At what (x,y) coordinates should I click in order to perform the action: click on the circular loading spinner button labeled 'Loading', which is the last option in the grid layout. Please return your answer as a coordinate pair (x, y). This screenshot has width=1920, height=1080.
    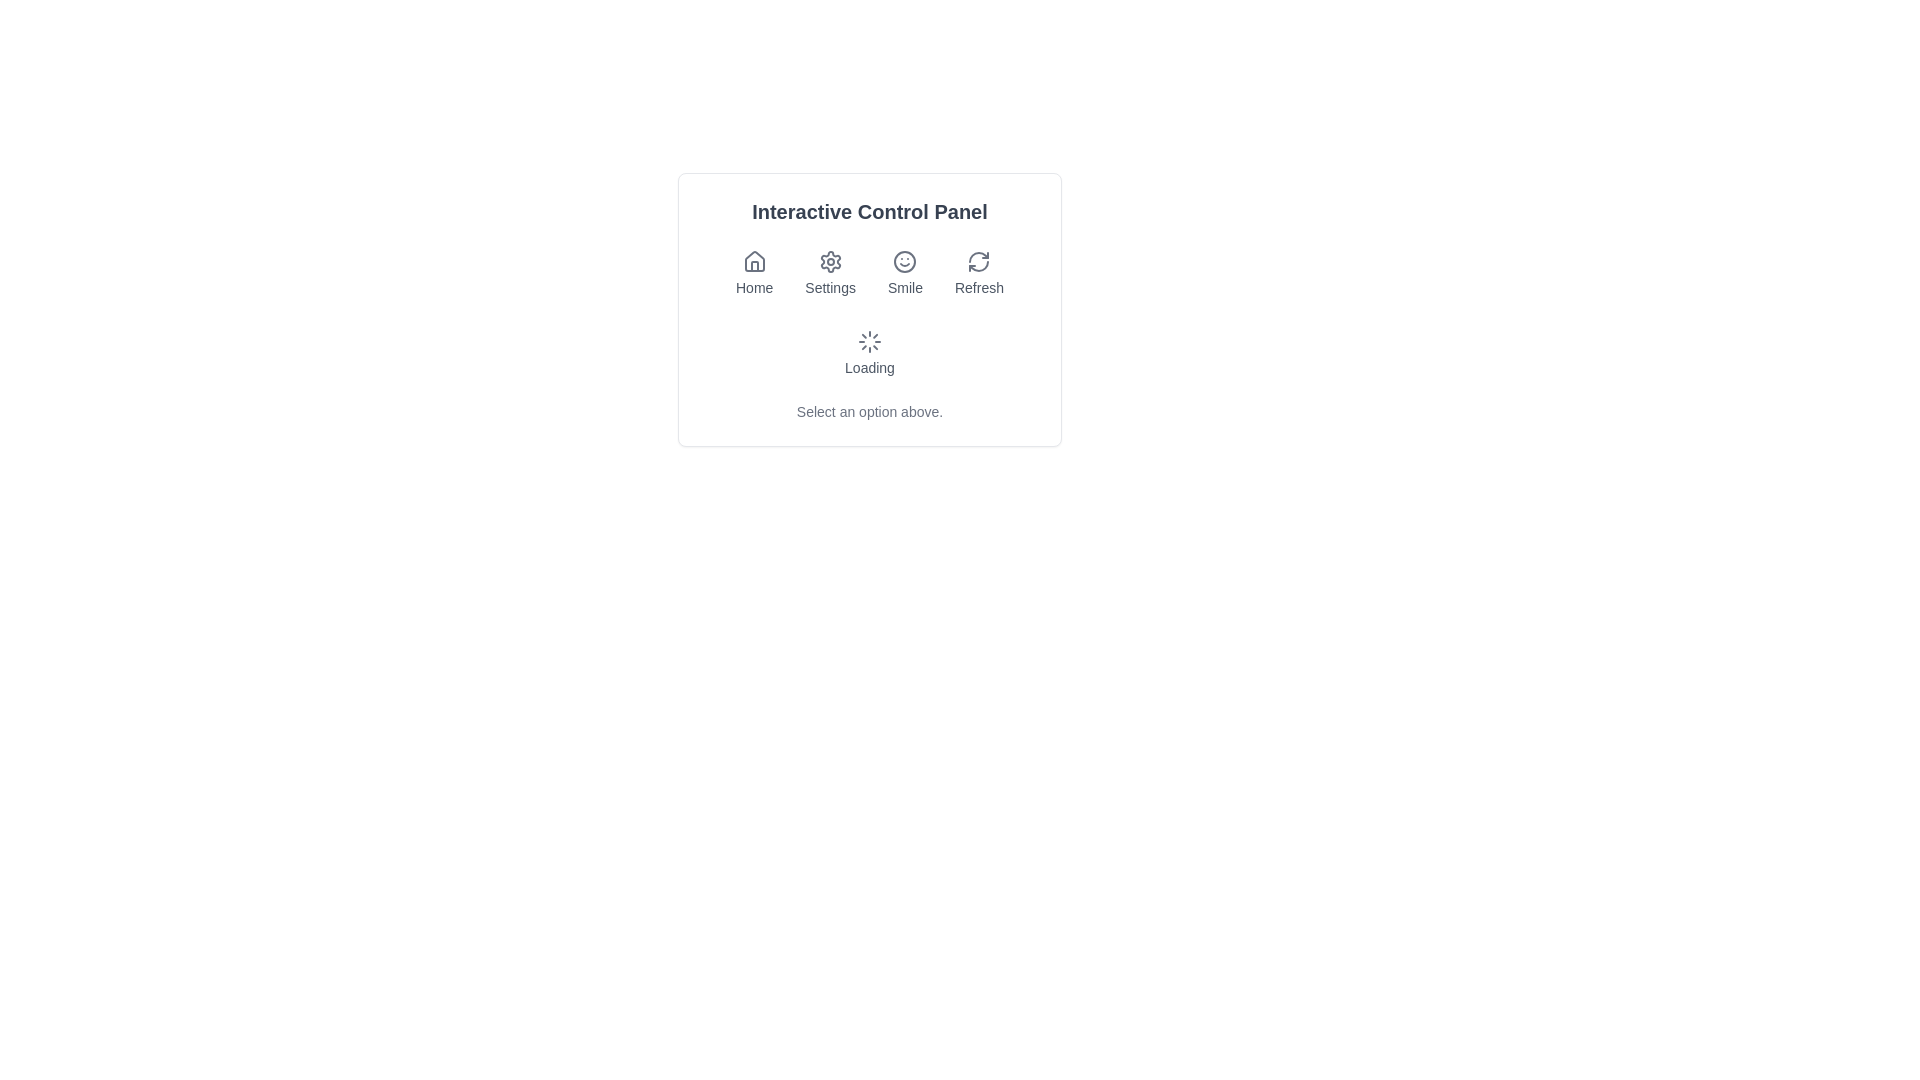
    Looking at the image, I should click on (869, 353).